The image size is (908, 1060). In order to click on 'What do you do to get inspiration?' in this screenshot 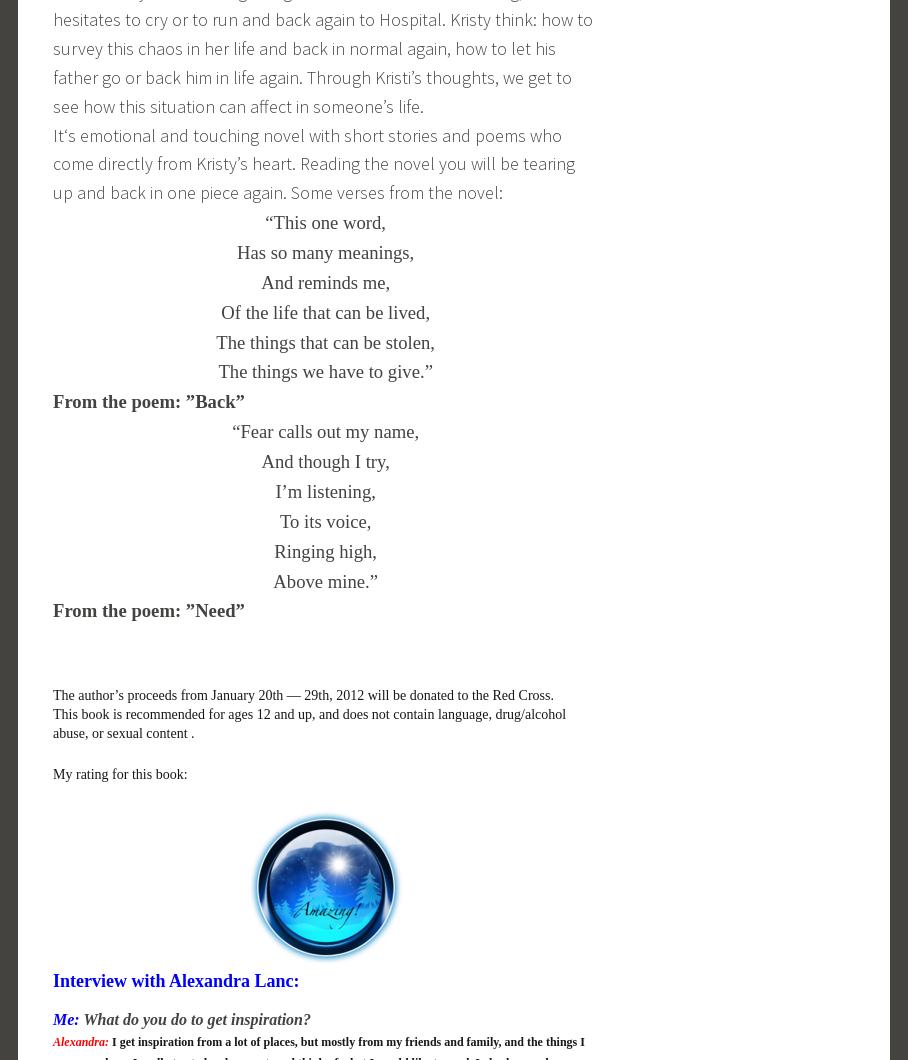, I will do `click(194, 1017)`.